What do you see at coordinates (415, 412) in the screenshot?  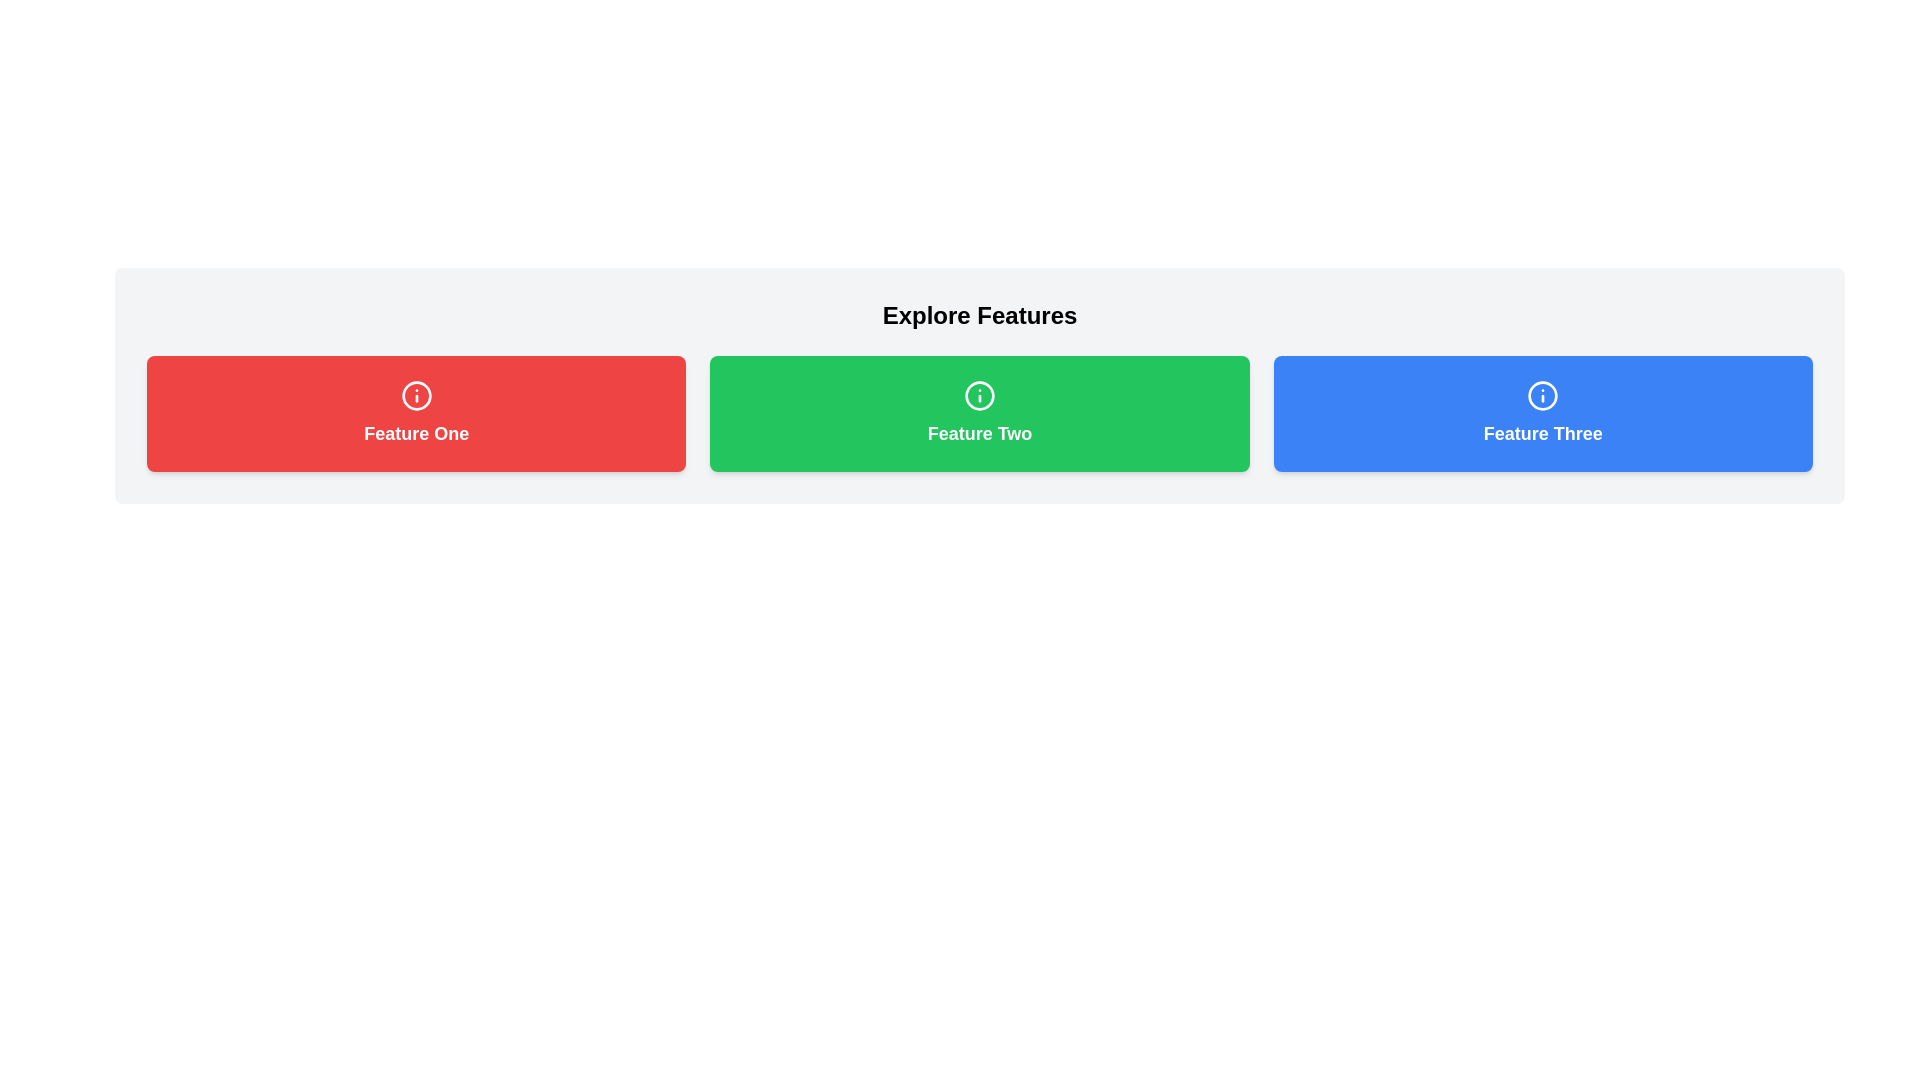 I see `the red rectangular button labeled 'Feature One' which has an information icon above the text` at bounding box center [415, 412].